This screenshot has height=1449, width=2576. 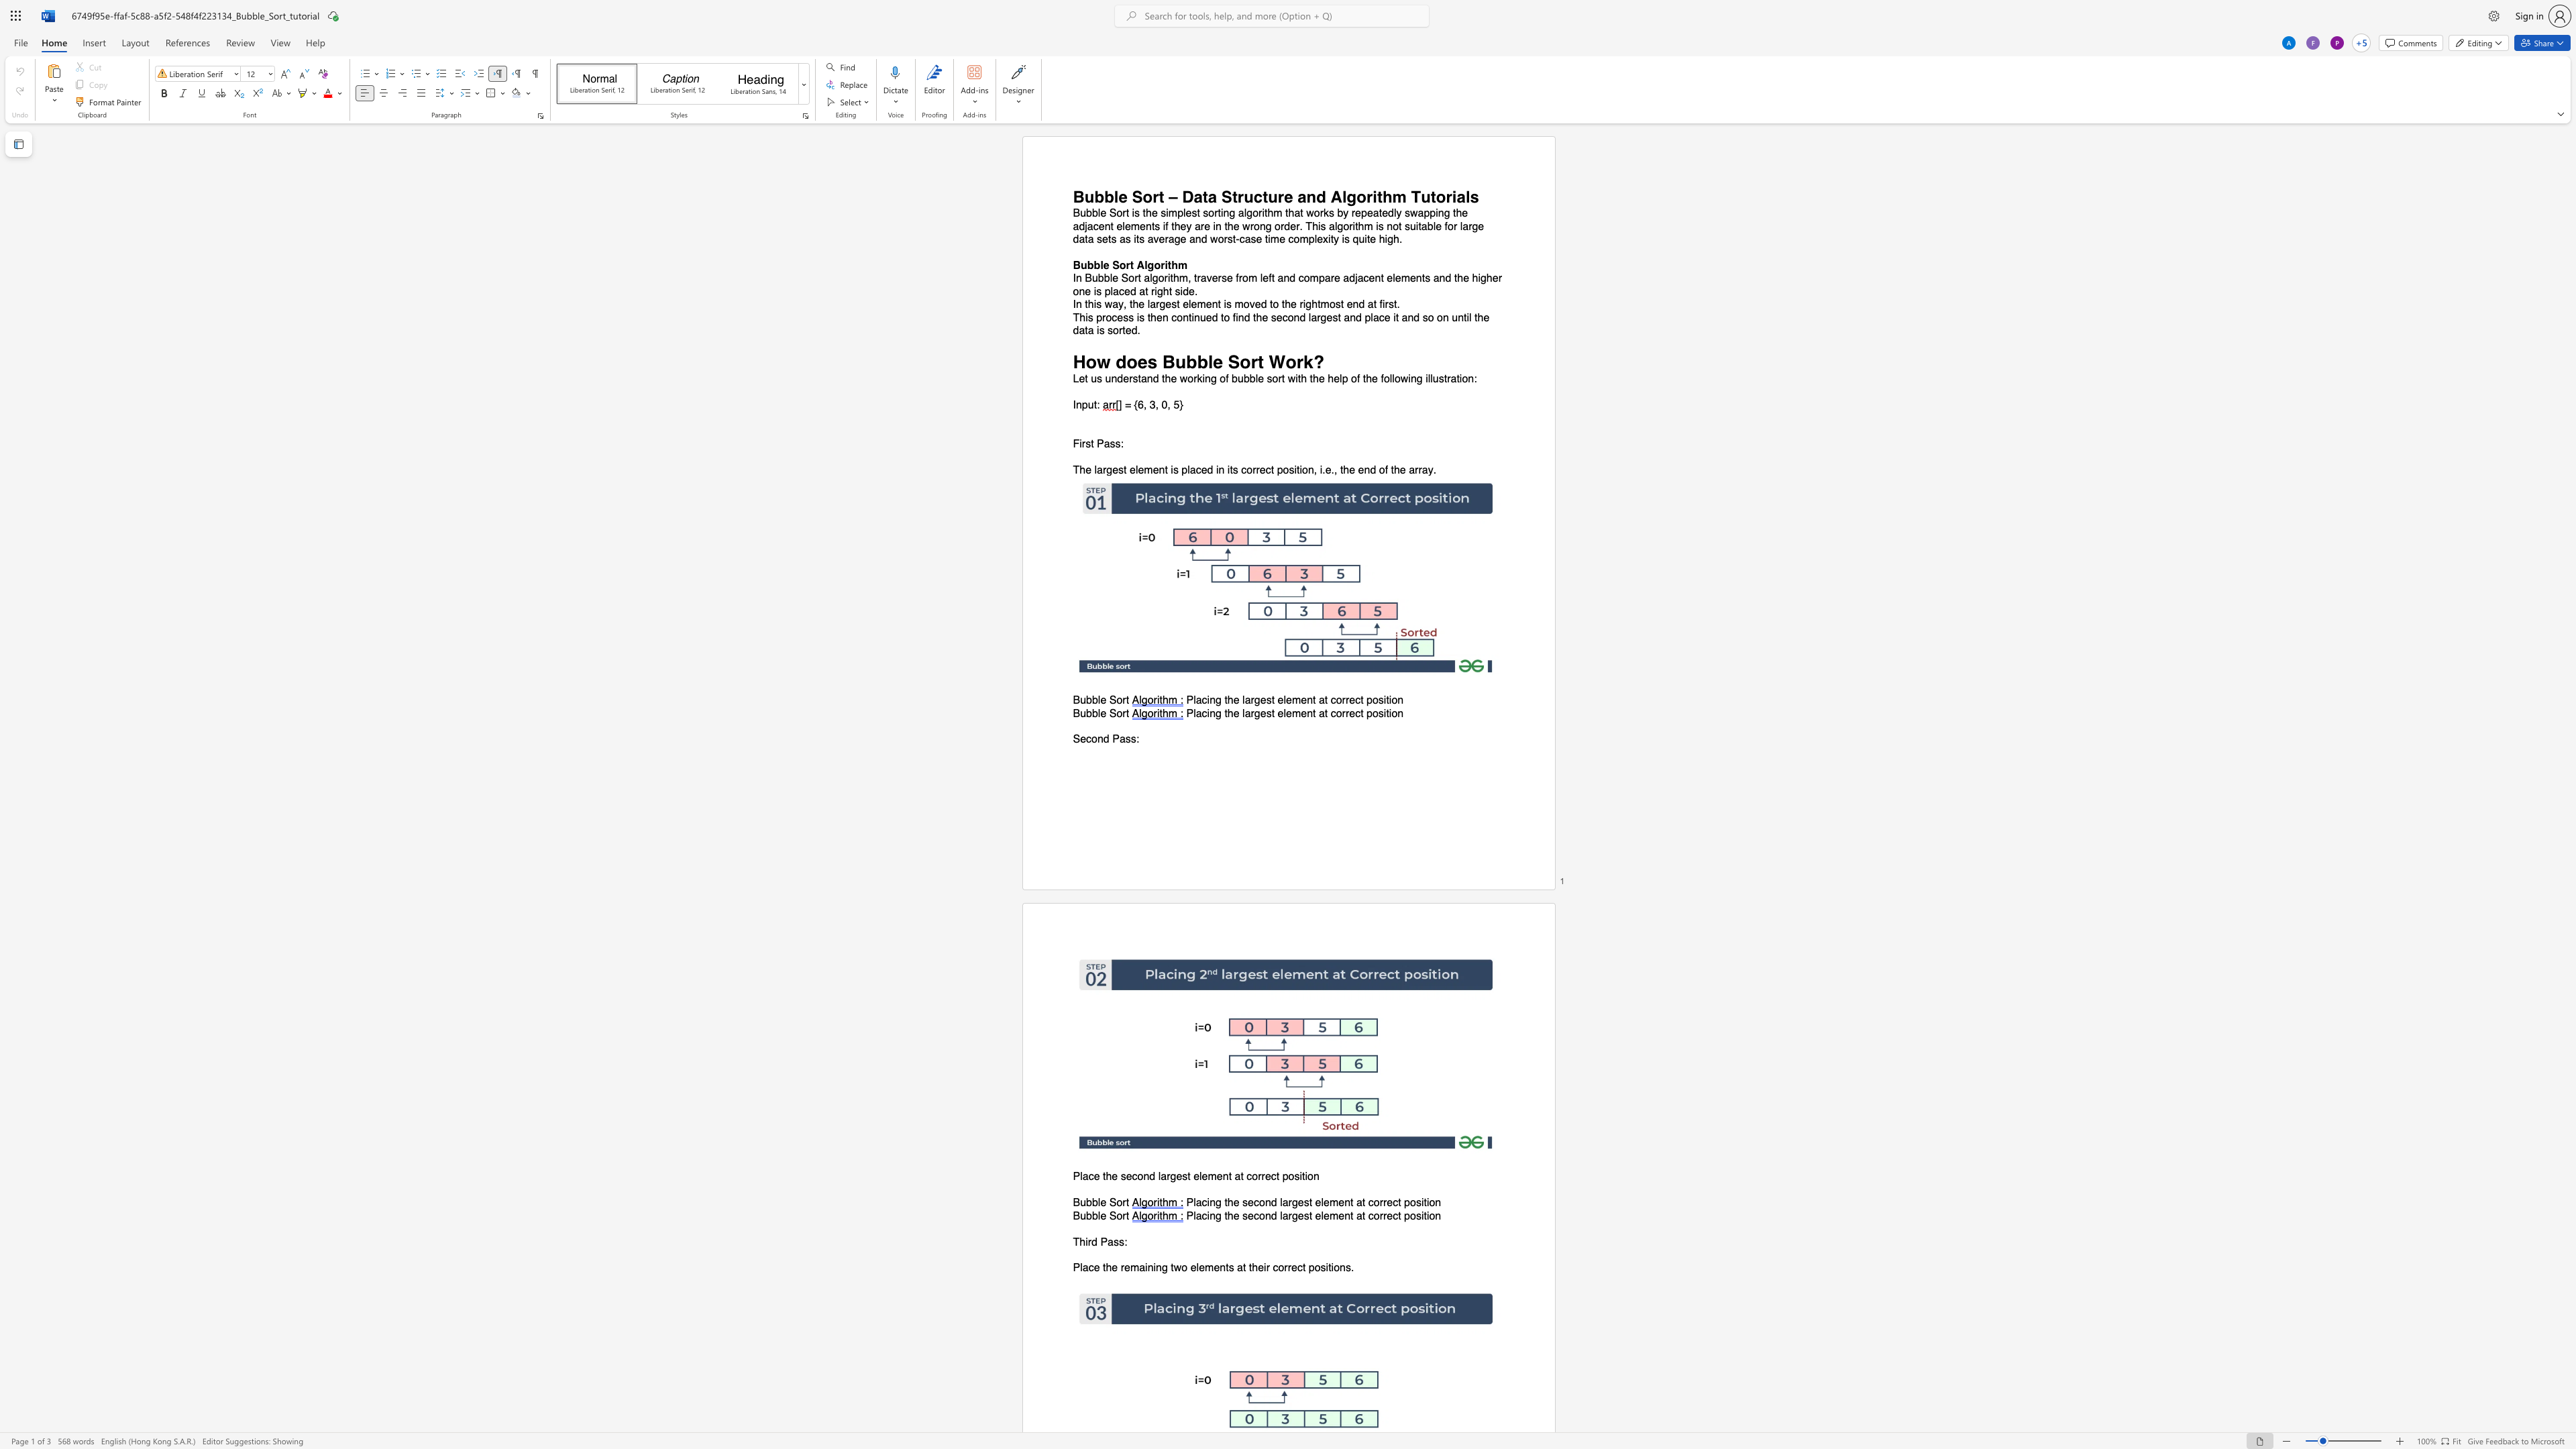 I want to click on the 2th character "u" in the text, so click(x=1453, y=316).